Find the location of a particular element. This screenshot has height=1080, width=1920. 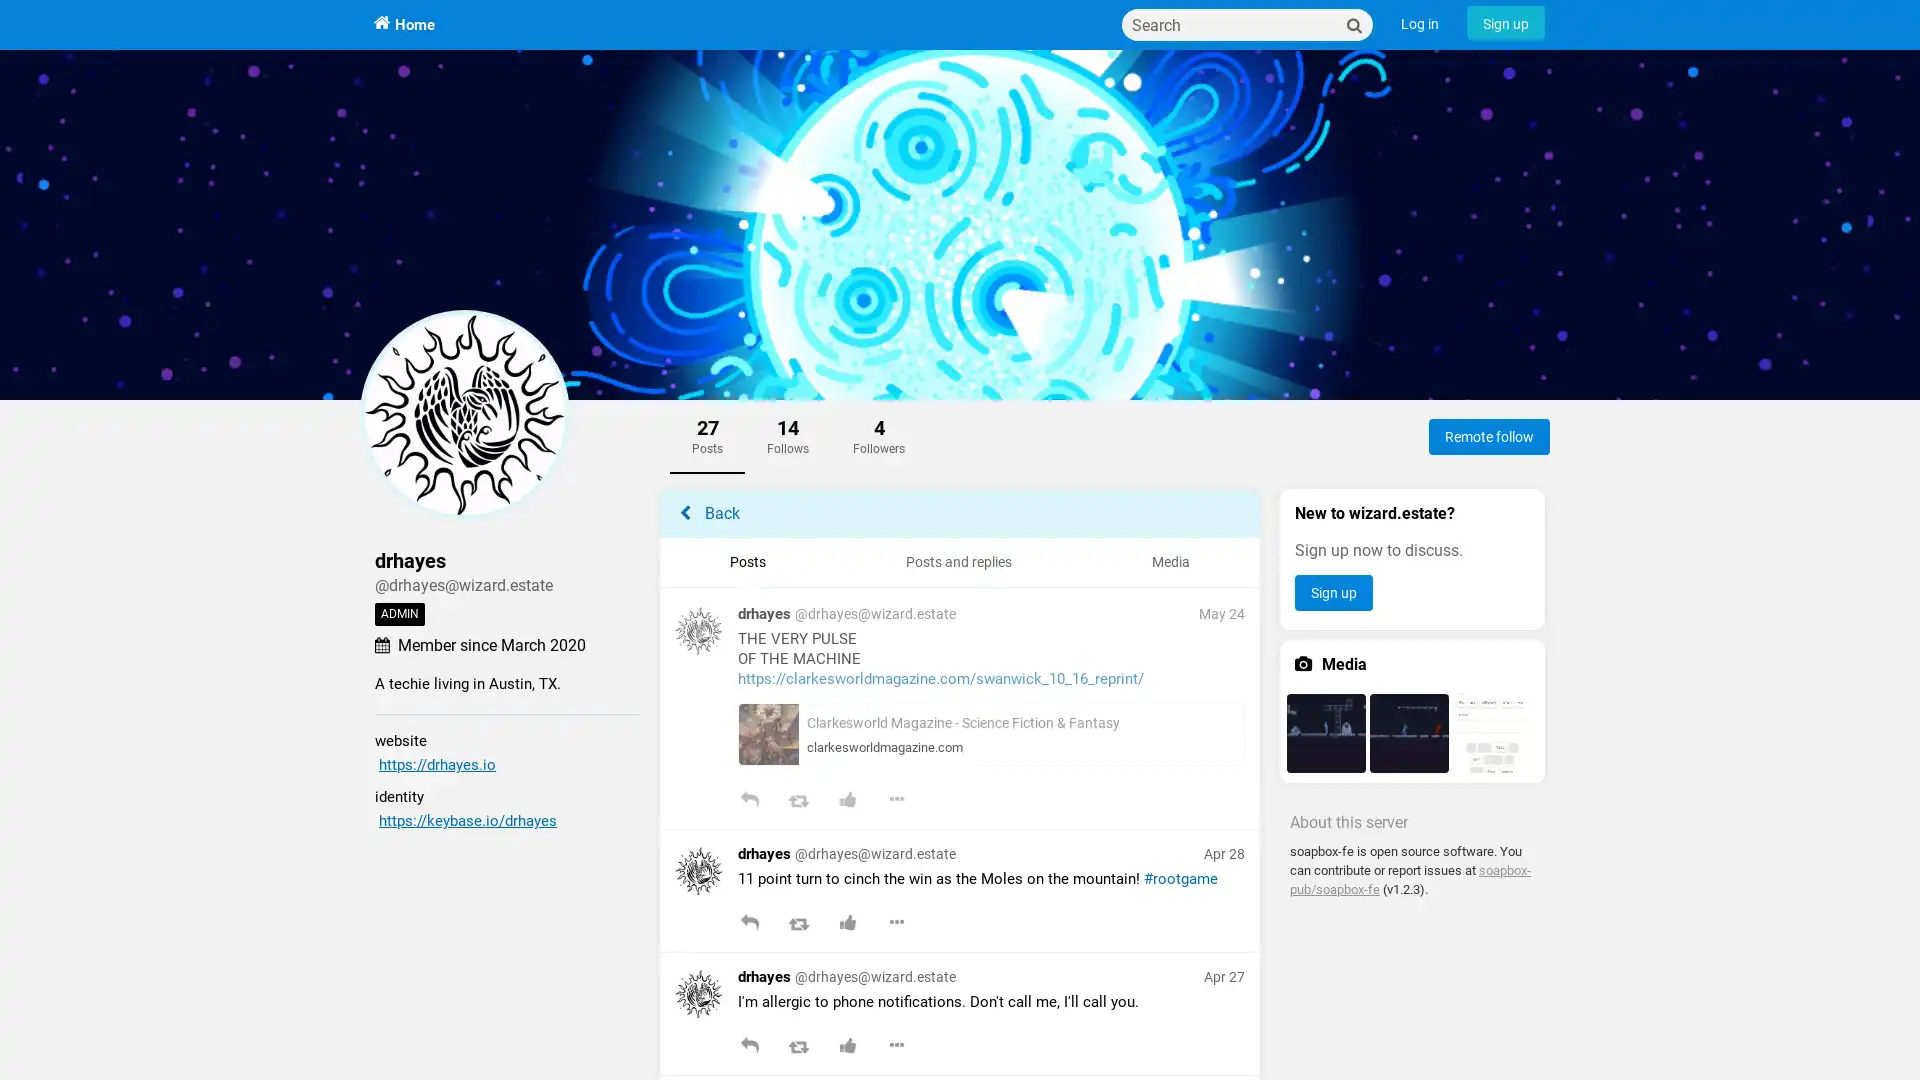

Back is located at coordinates (960, 512).